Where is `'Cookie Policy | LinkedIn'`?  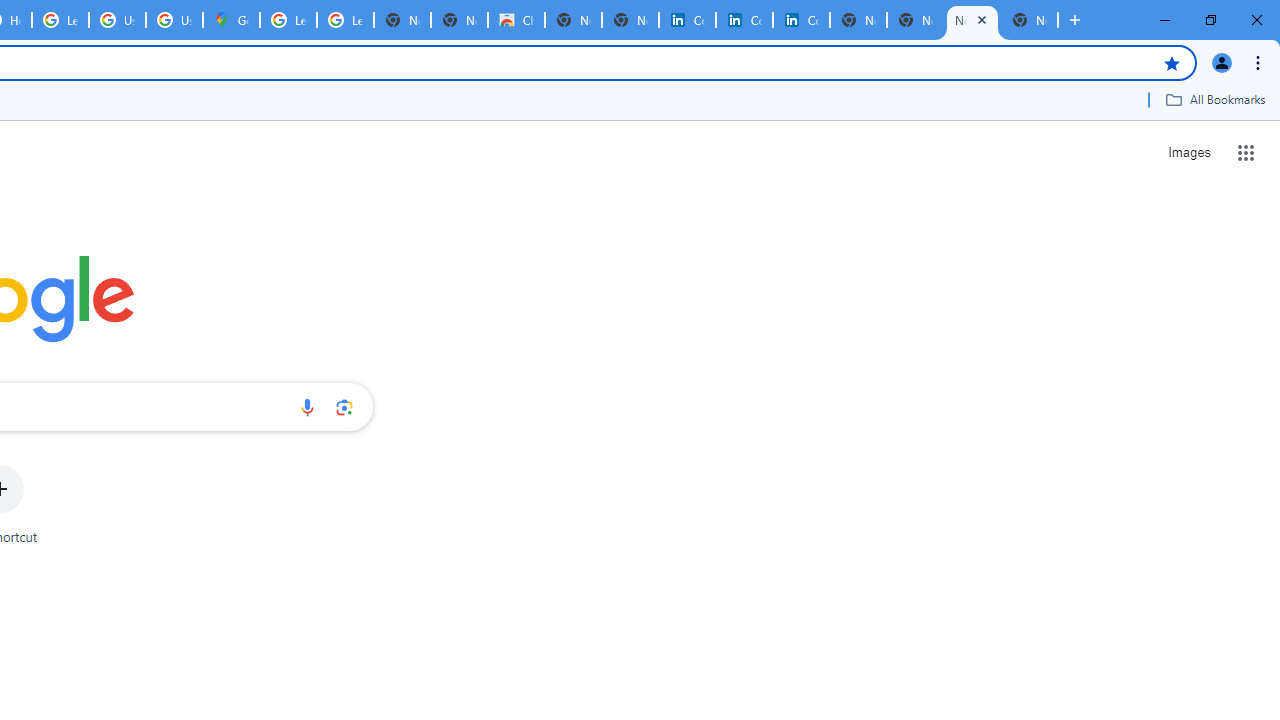
'Cookie Policy | LinkedIn' is located at coordinates (687, 20).